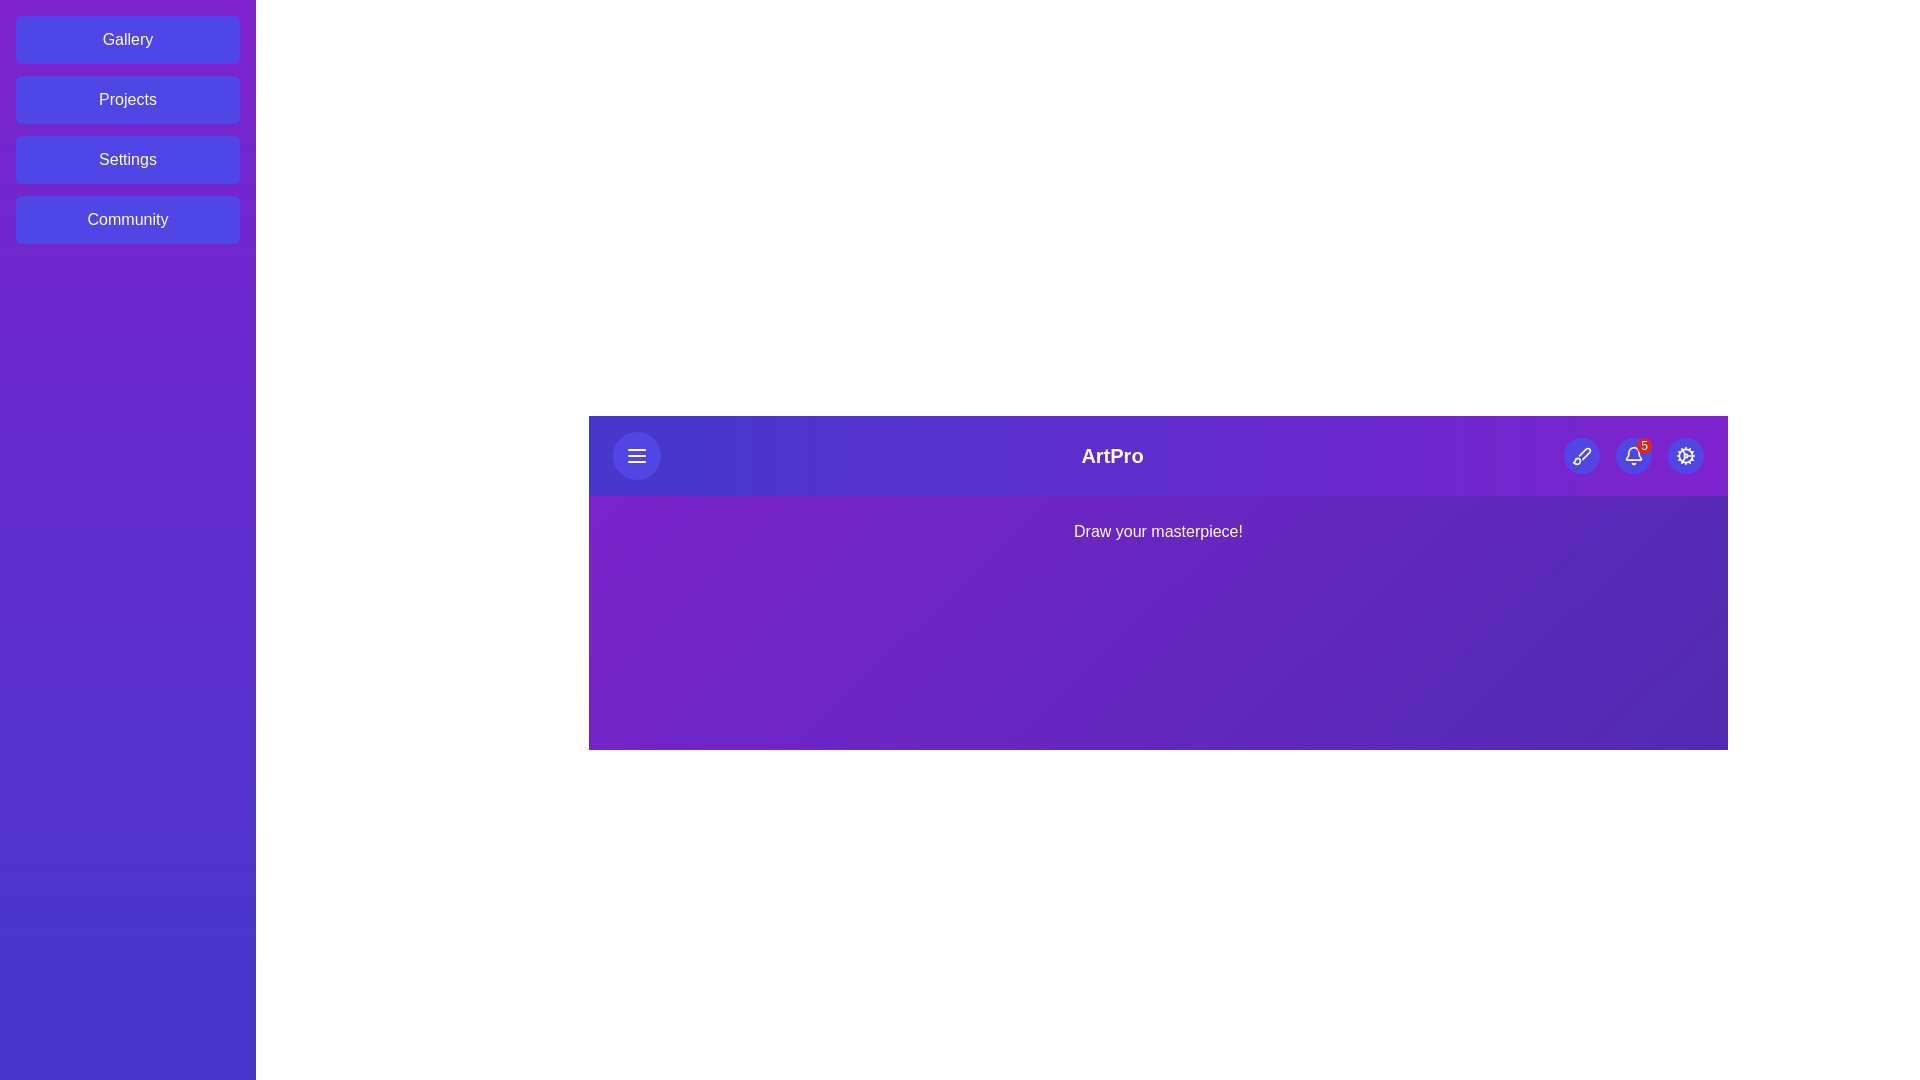  What do you see at coordinates (1632, 455) in the screenshot?
I see `the toolbar button notifications` at bounding box center [1632, 455].